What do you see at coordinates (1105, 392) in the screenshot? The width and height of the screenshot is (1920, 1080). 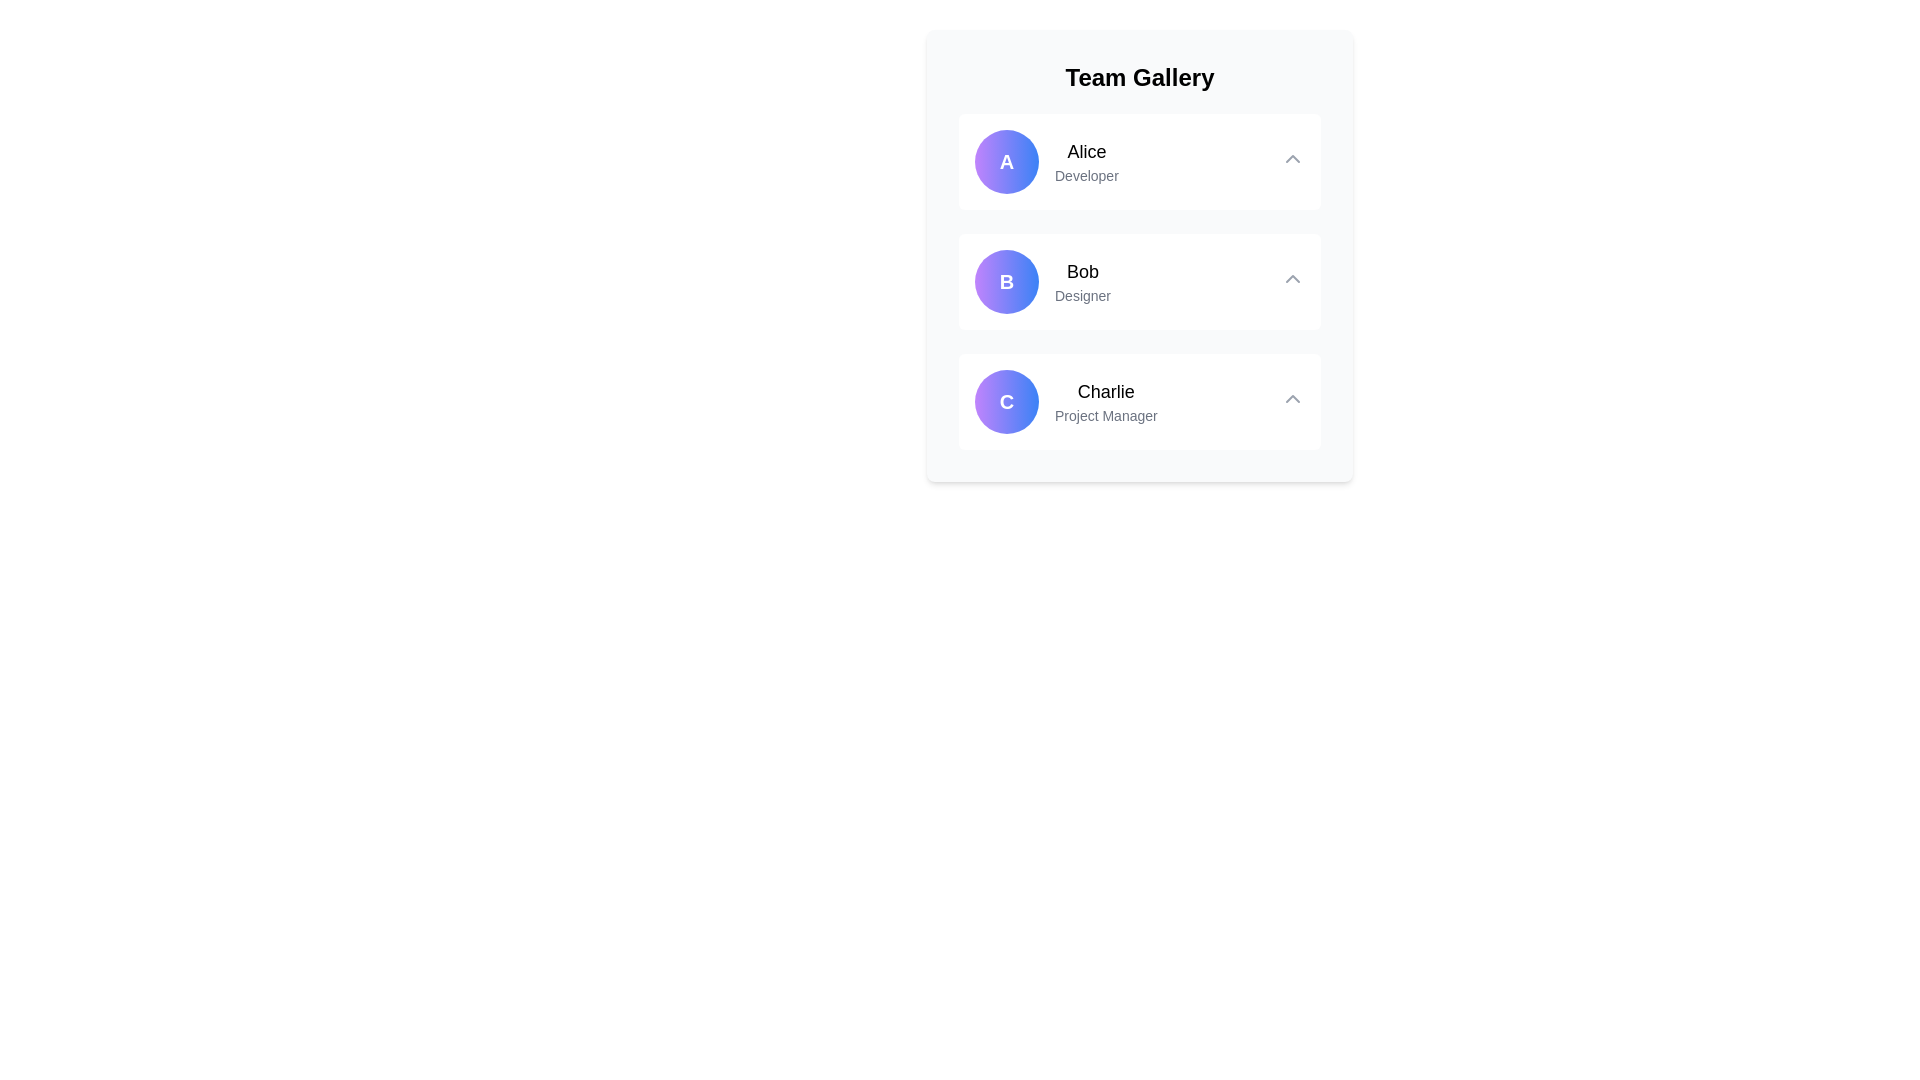 I see `the text element displaying the name 'Charlie', which is in bold font and positioned beside a circular graphic element marked 'C', within the 'Team Gallery' section` at bounding box center [1105, 392].